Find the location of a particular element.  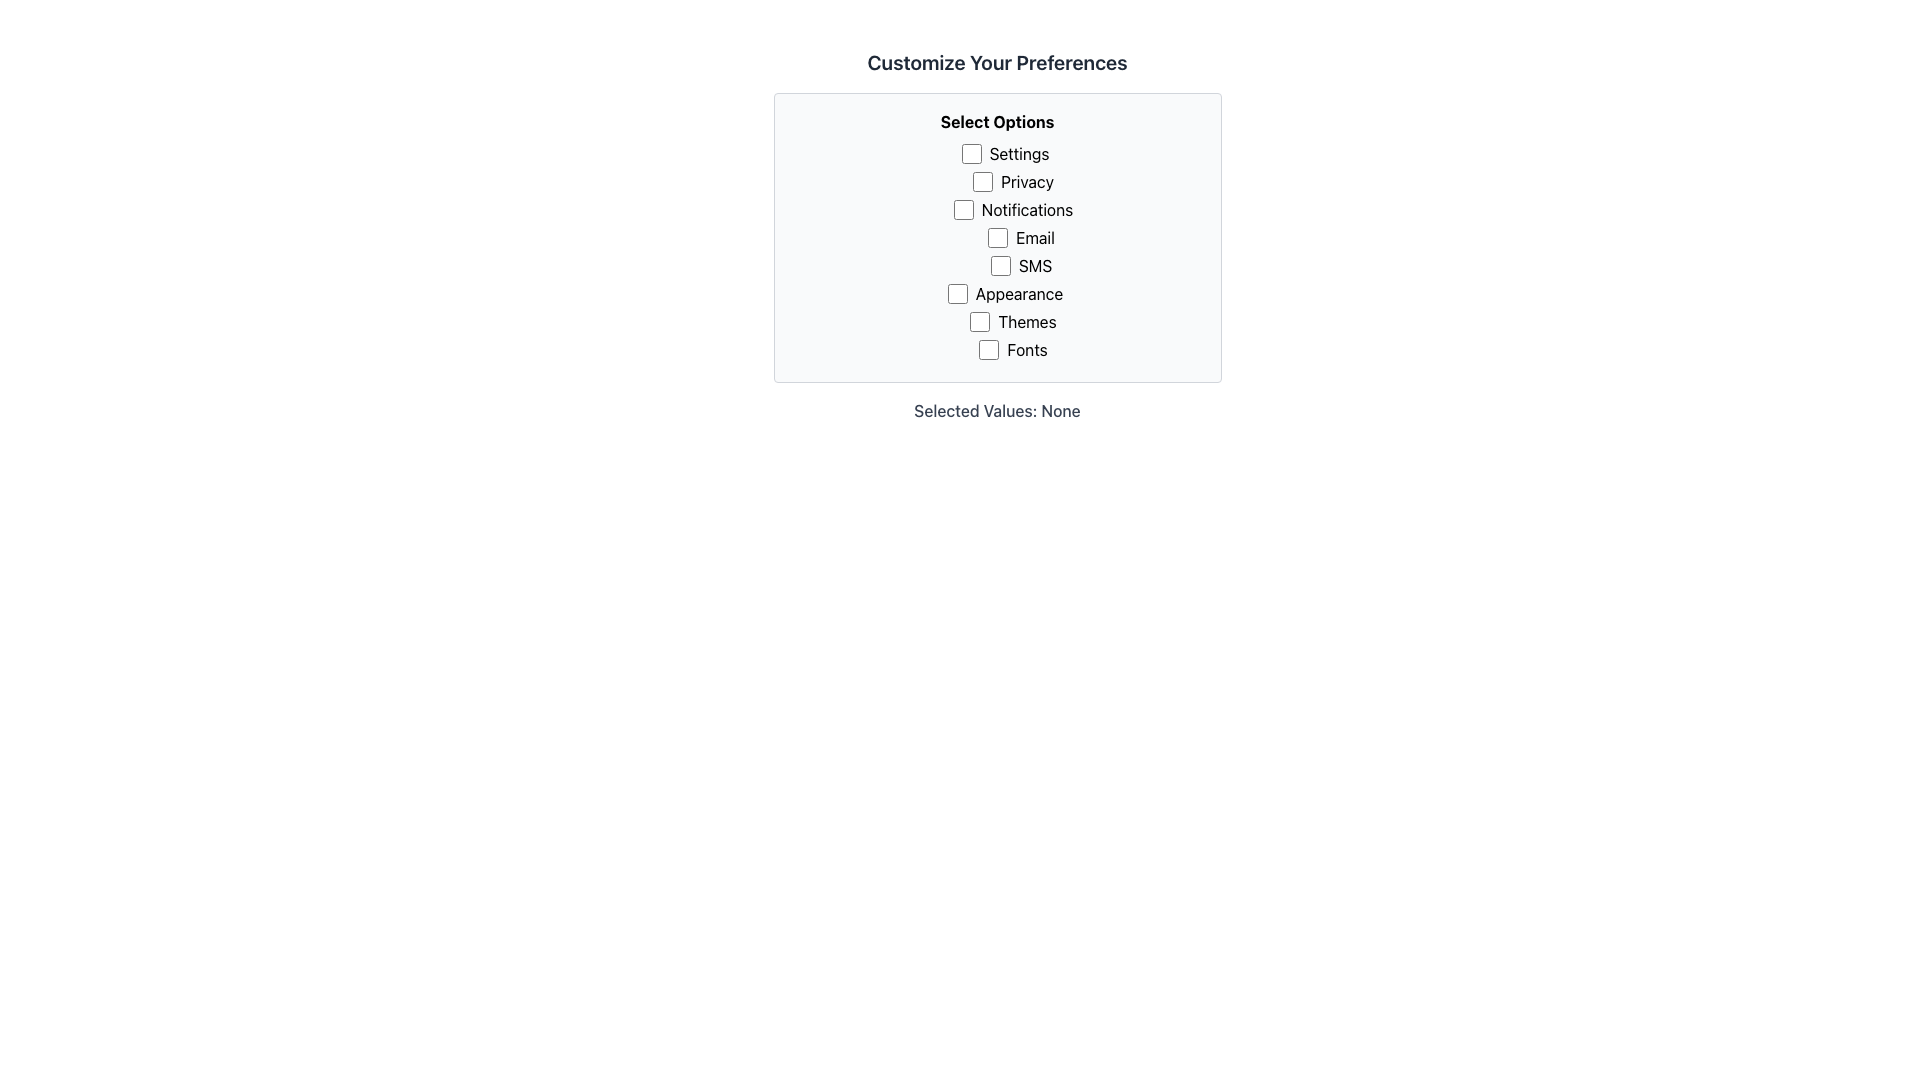

the checkbox next to the 'Fonts' label in the preferences selection module is located at coordinates (989, 349).